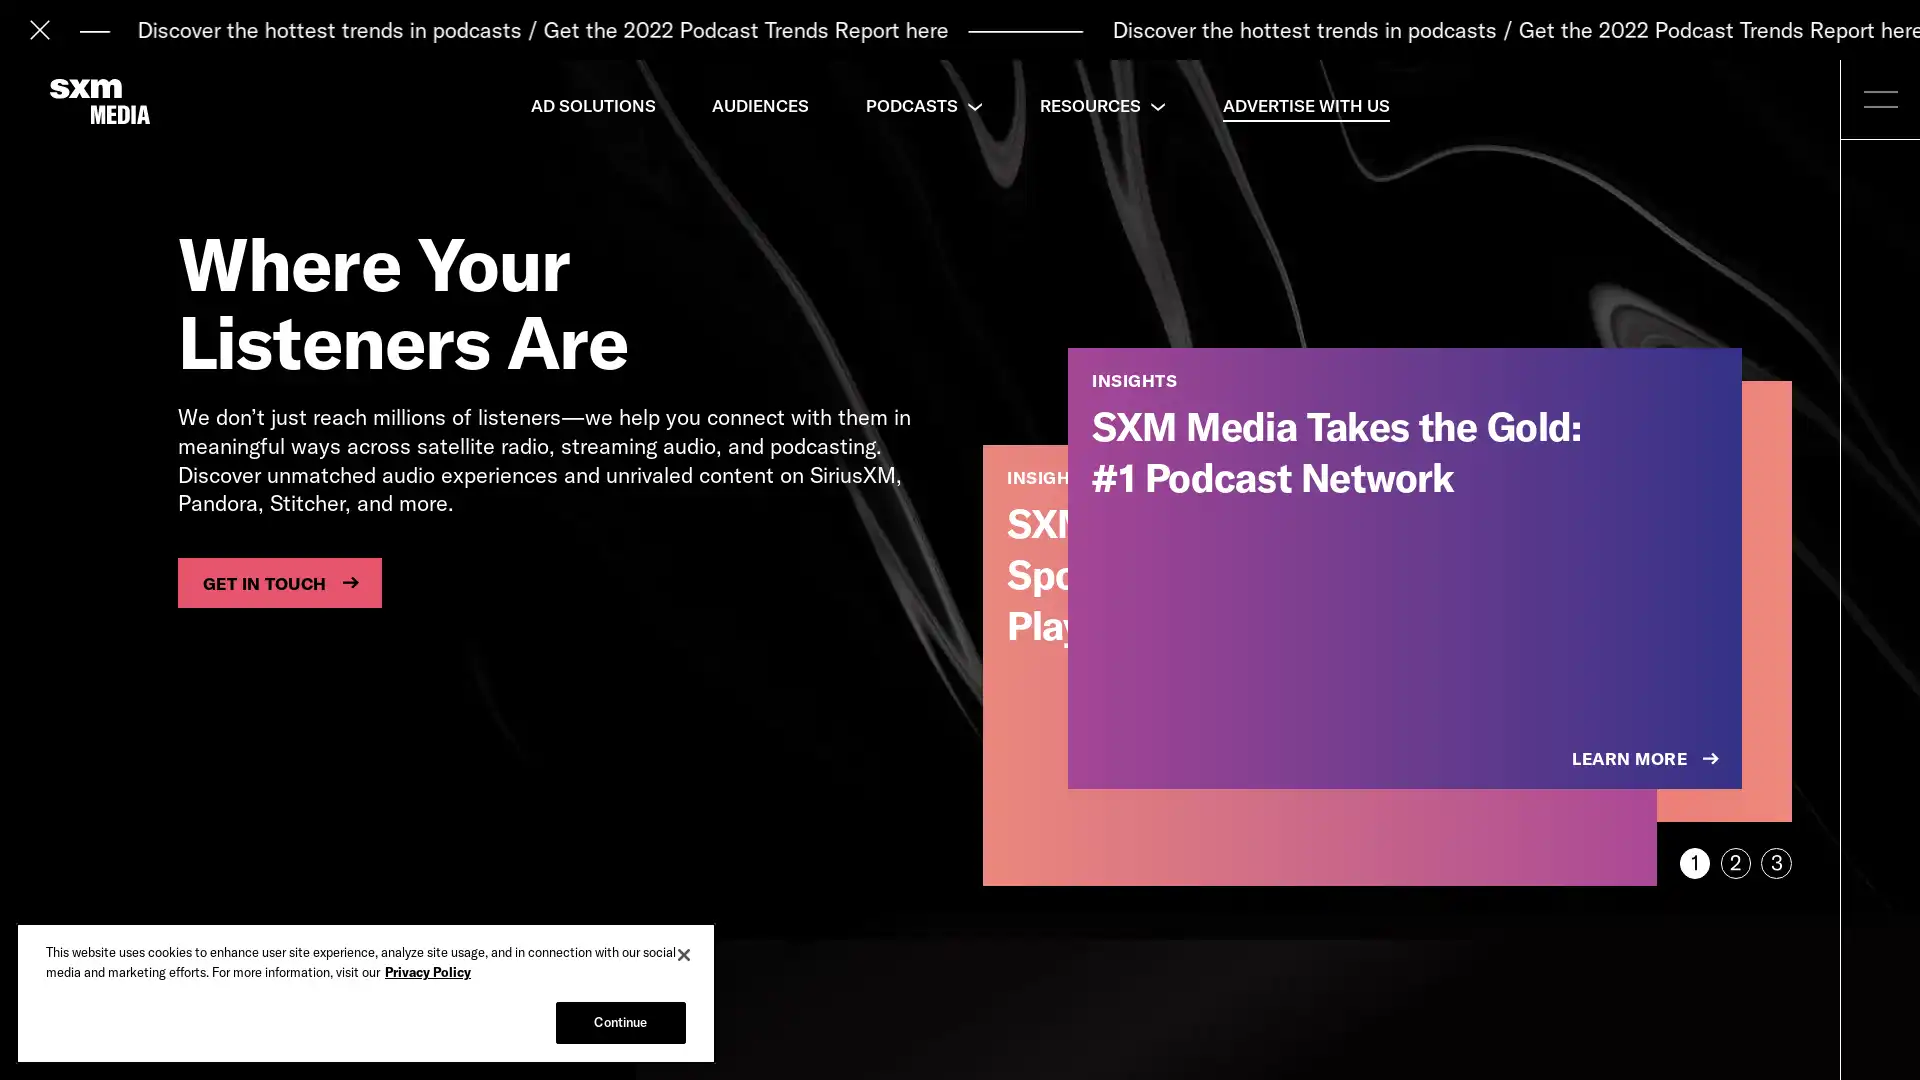 This screenshot has width=1920, height=1080. What do you see at coordinates (619, 1022) in the screenshot?
I see `Continue` at bounding box center [619, 1022].